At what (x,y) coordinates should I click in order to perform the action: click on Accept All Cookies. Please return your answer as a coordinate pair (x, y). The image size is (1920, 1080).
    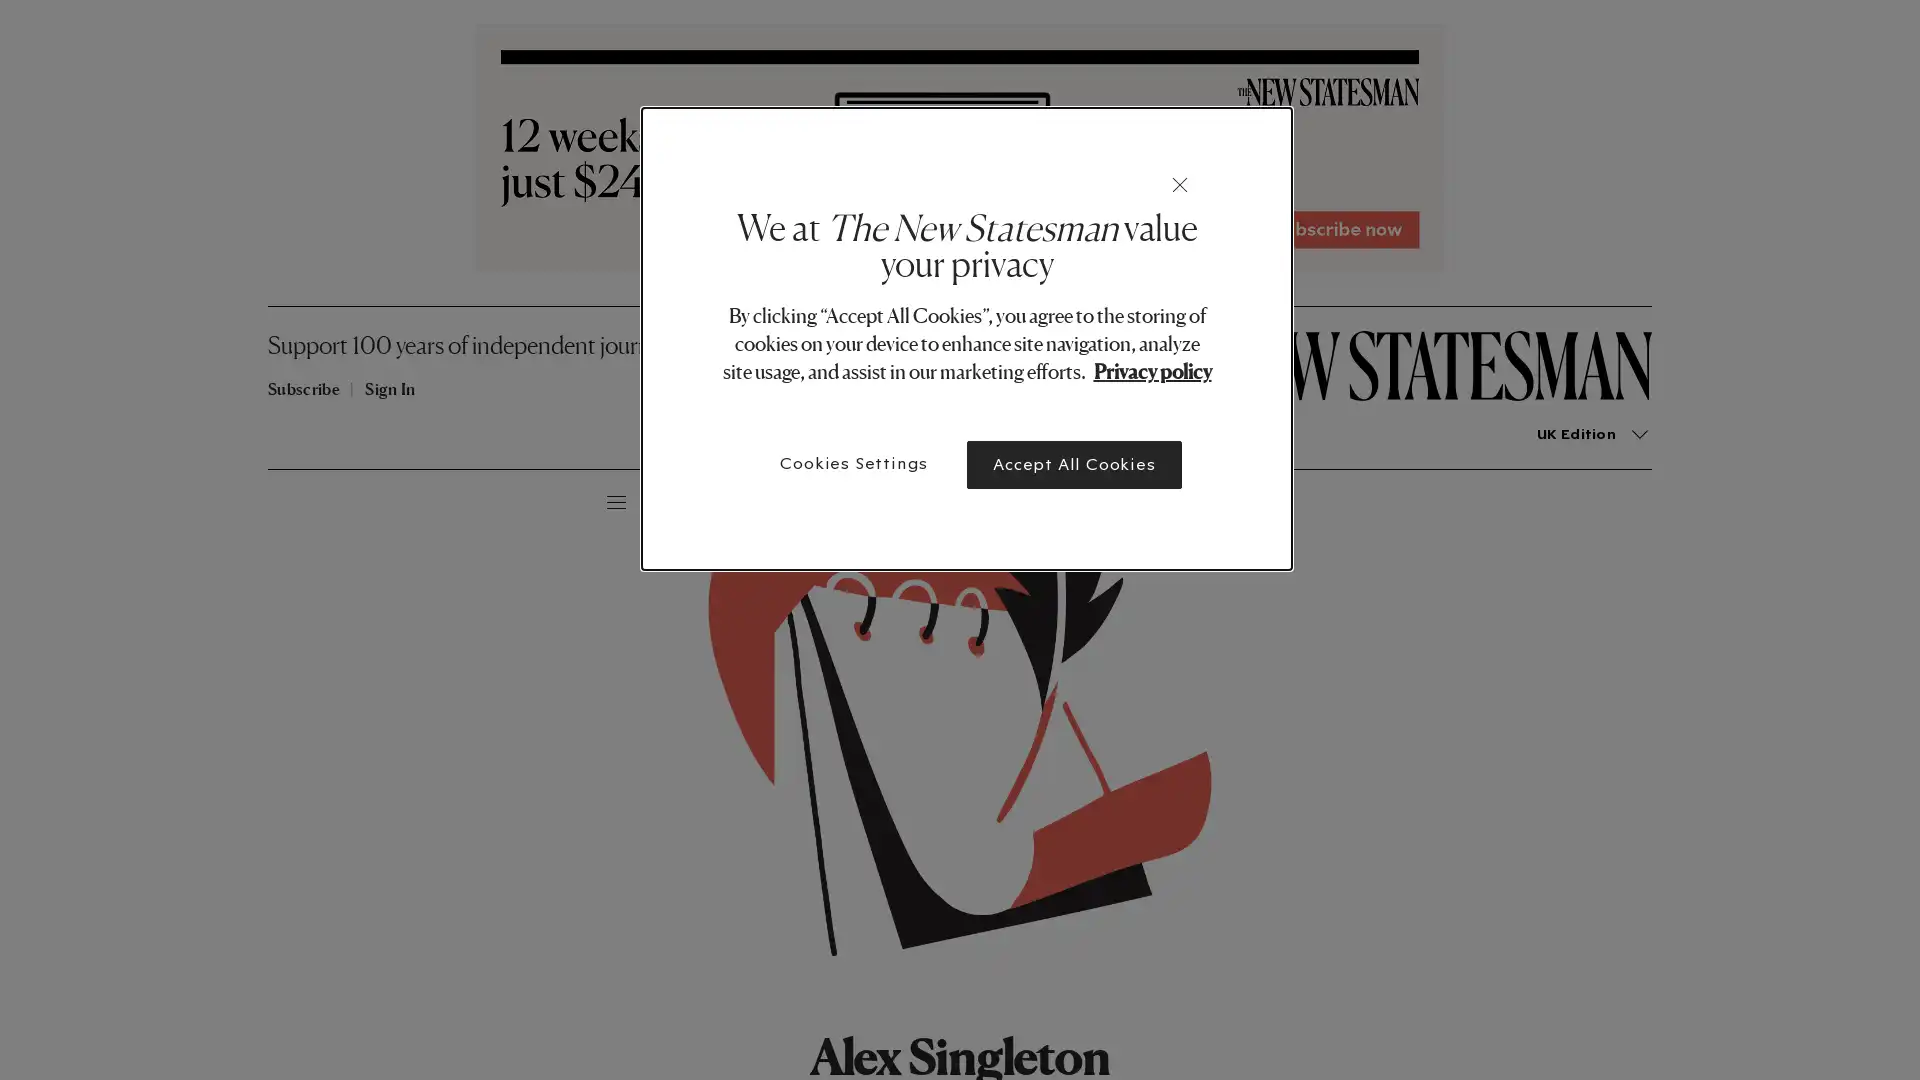
    Looking at the image, I should click on (1073, 465).